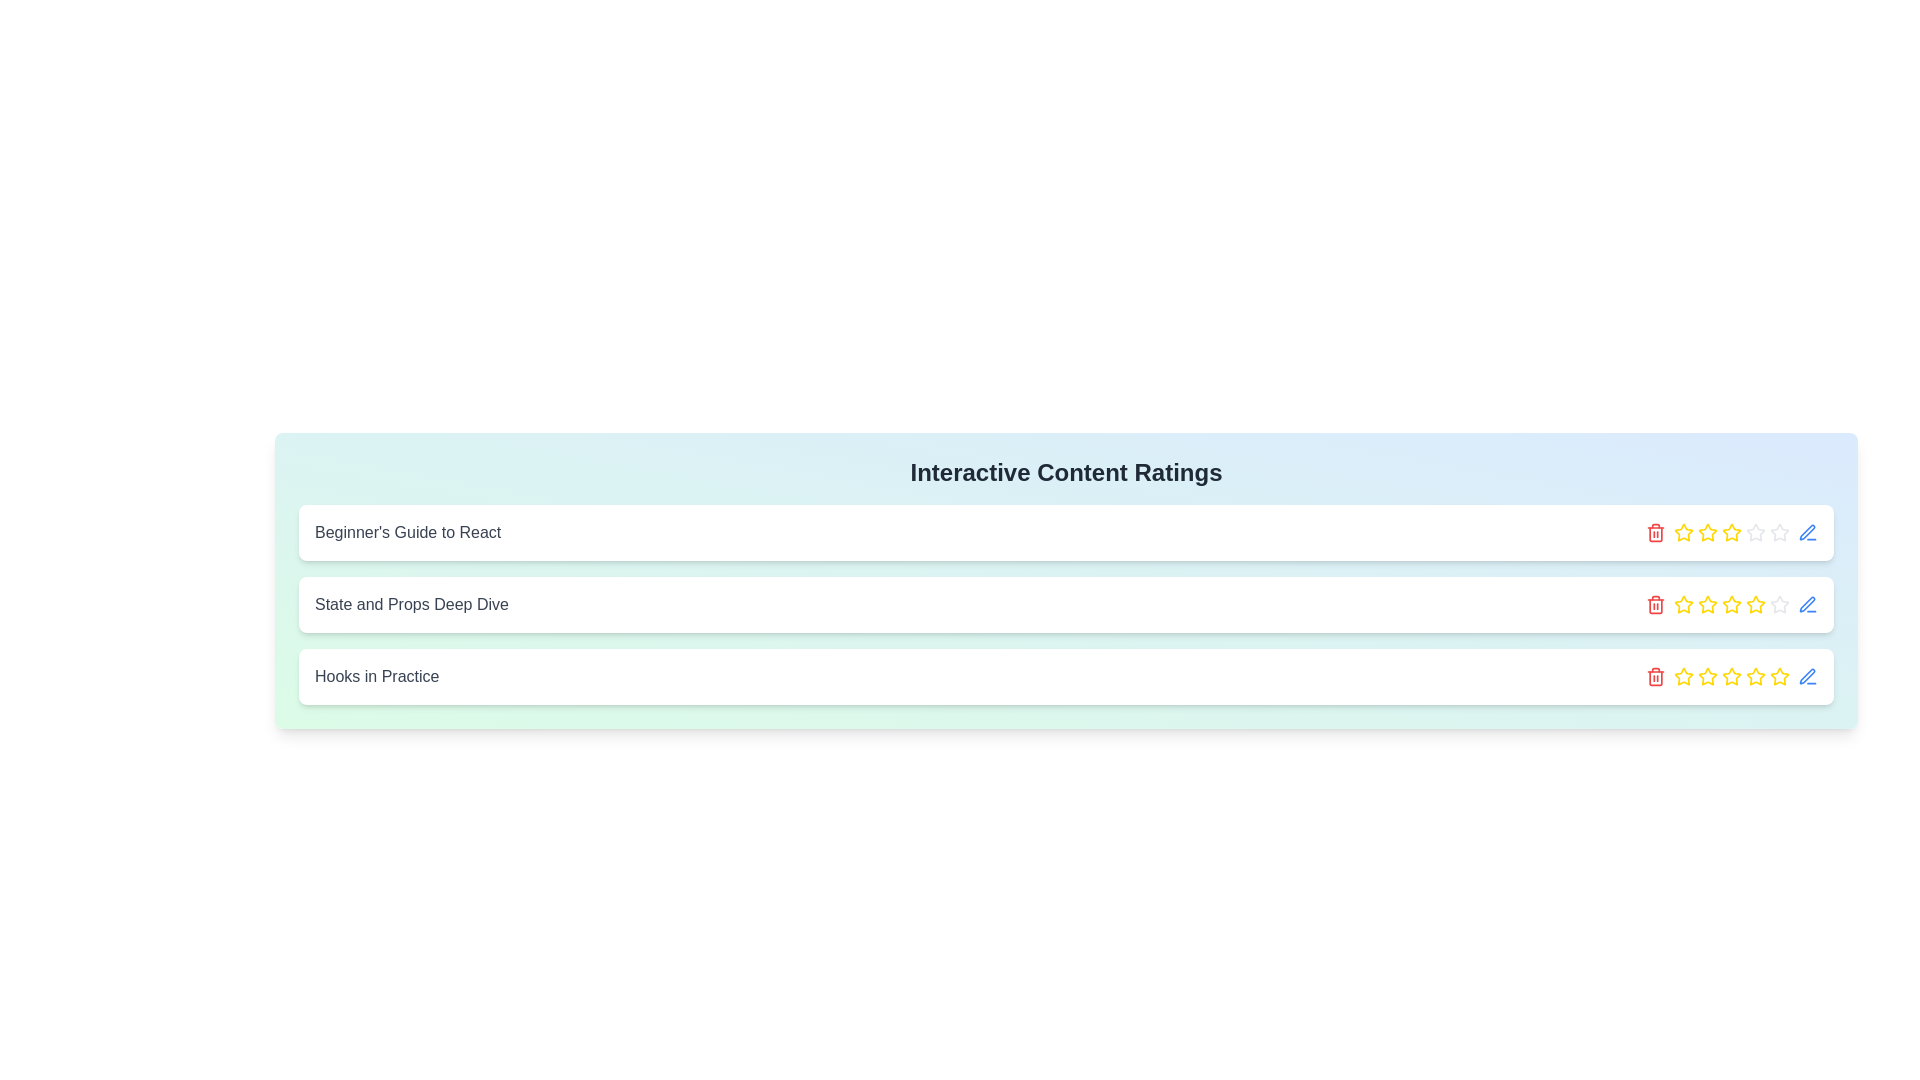 Image resolution: width=1920 pixels, height=1080 pixels. Describe the element at coordinates (1656, 531) in the screenshot. I see `the red trash can icon on the leftmost side of the button group to initiate the delete action` at that location.